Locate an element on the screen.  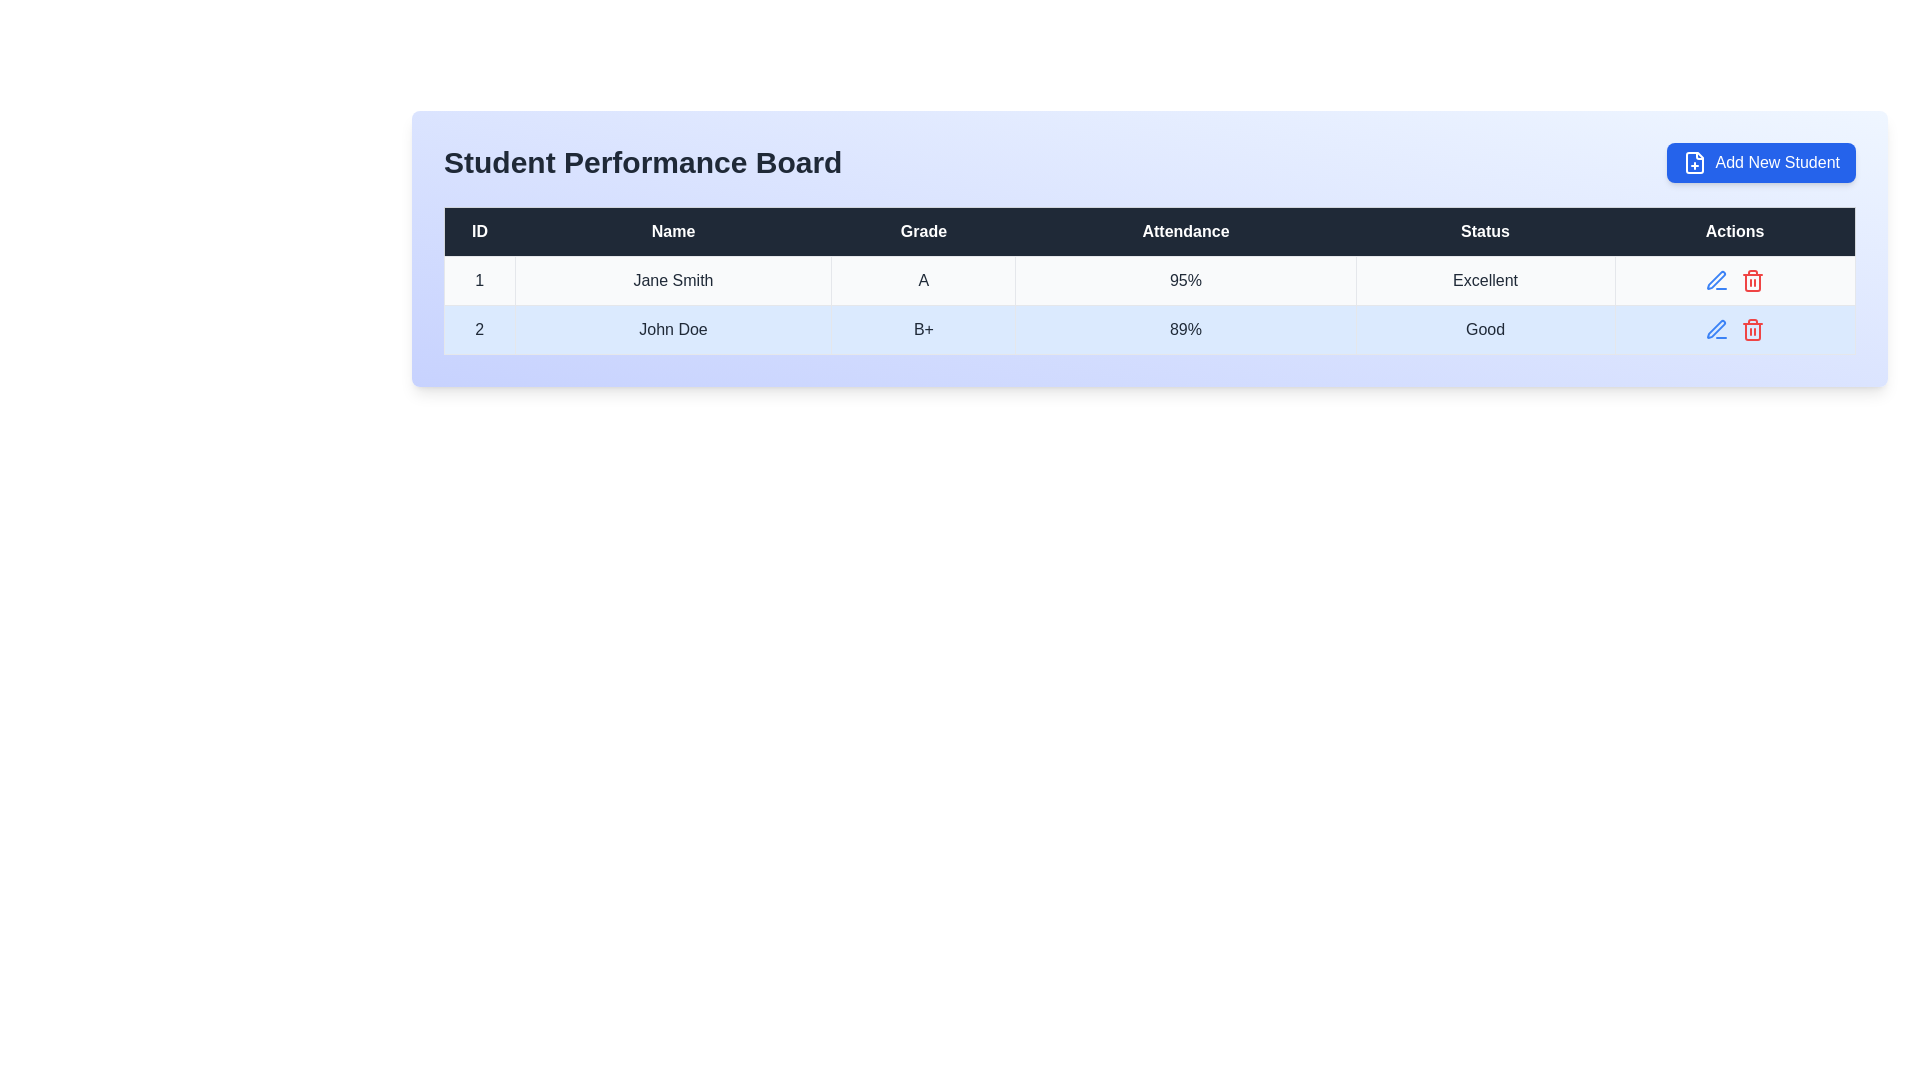
the static text element displaying 'Good' for the student 'John Doe' in the 'Status' column of the 'Student Performance Board' table is located at coordinates (1485, 329).